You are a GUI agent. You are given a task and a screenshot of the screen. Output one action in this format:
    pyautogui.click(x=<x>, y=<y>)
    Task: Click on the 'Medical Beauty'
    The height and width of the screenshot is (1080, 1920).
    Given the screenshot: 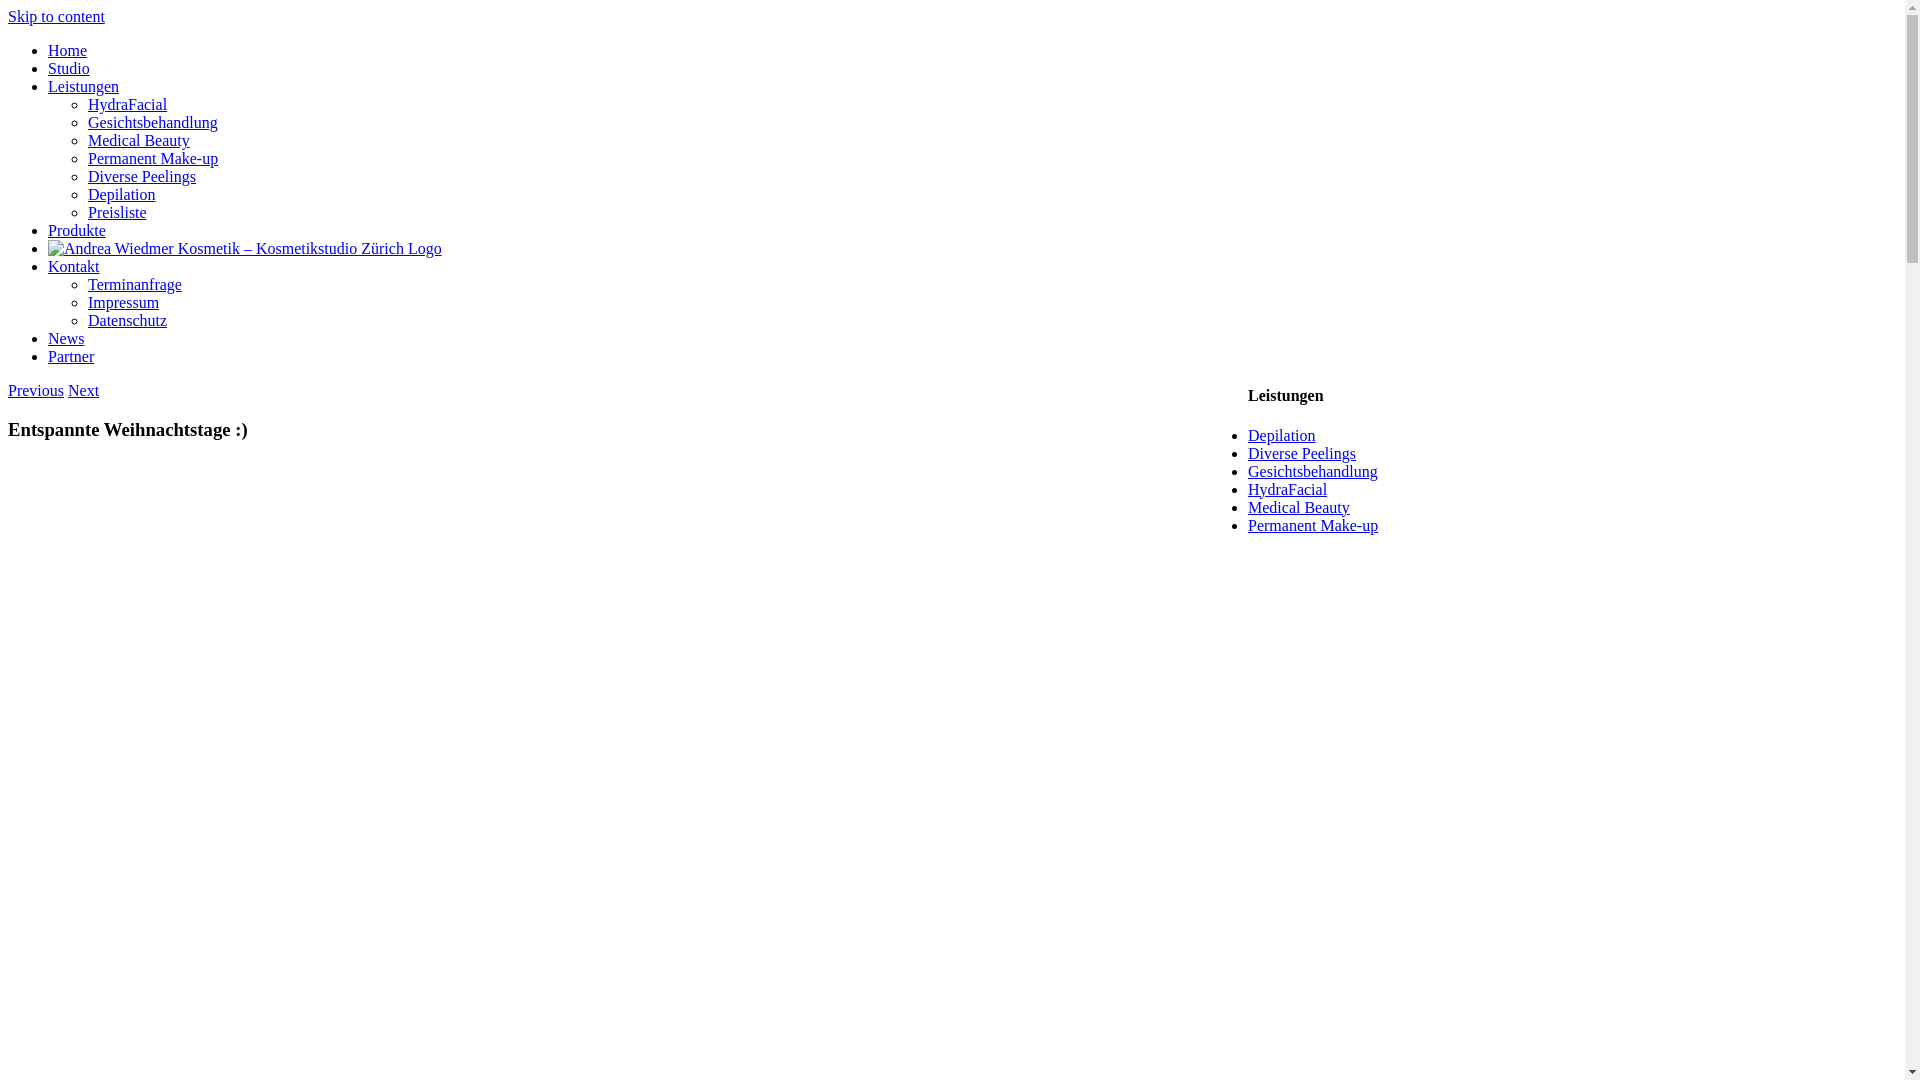 What is the action you would take?
    pyautogui.click(x=1247, y=506)
    